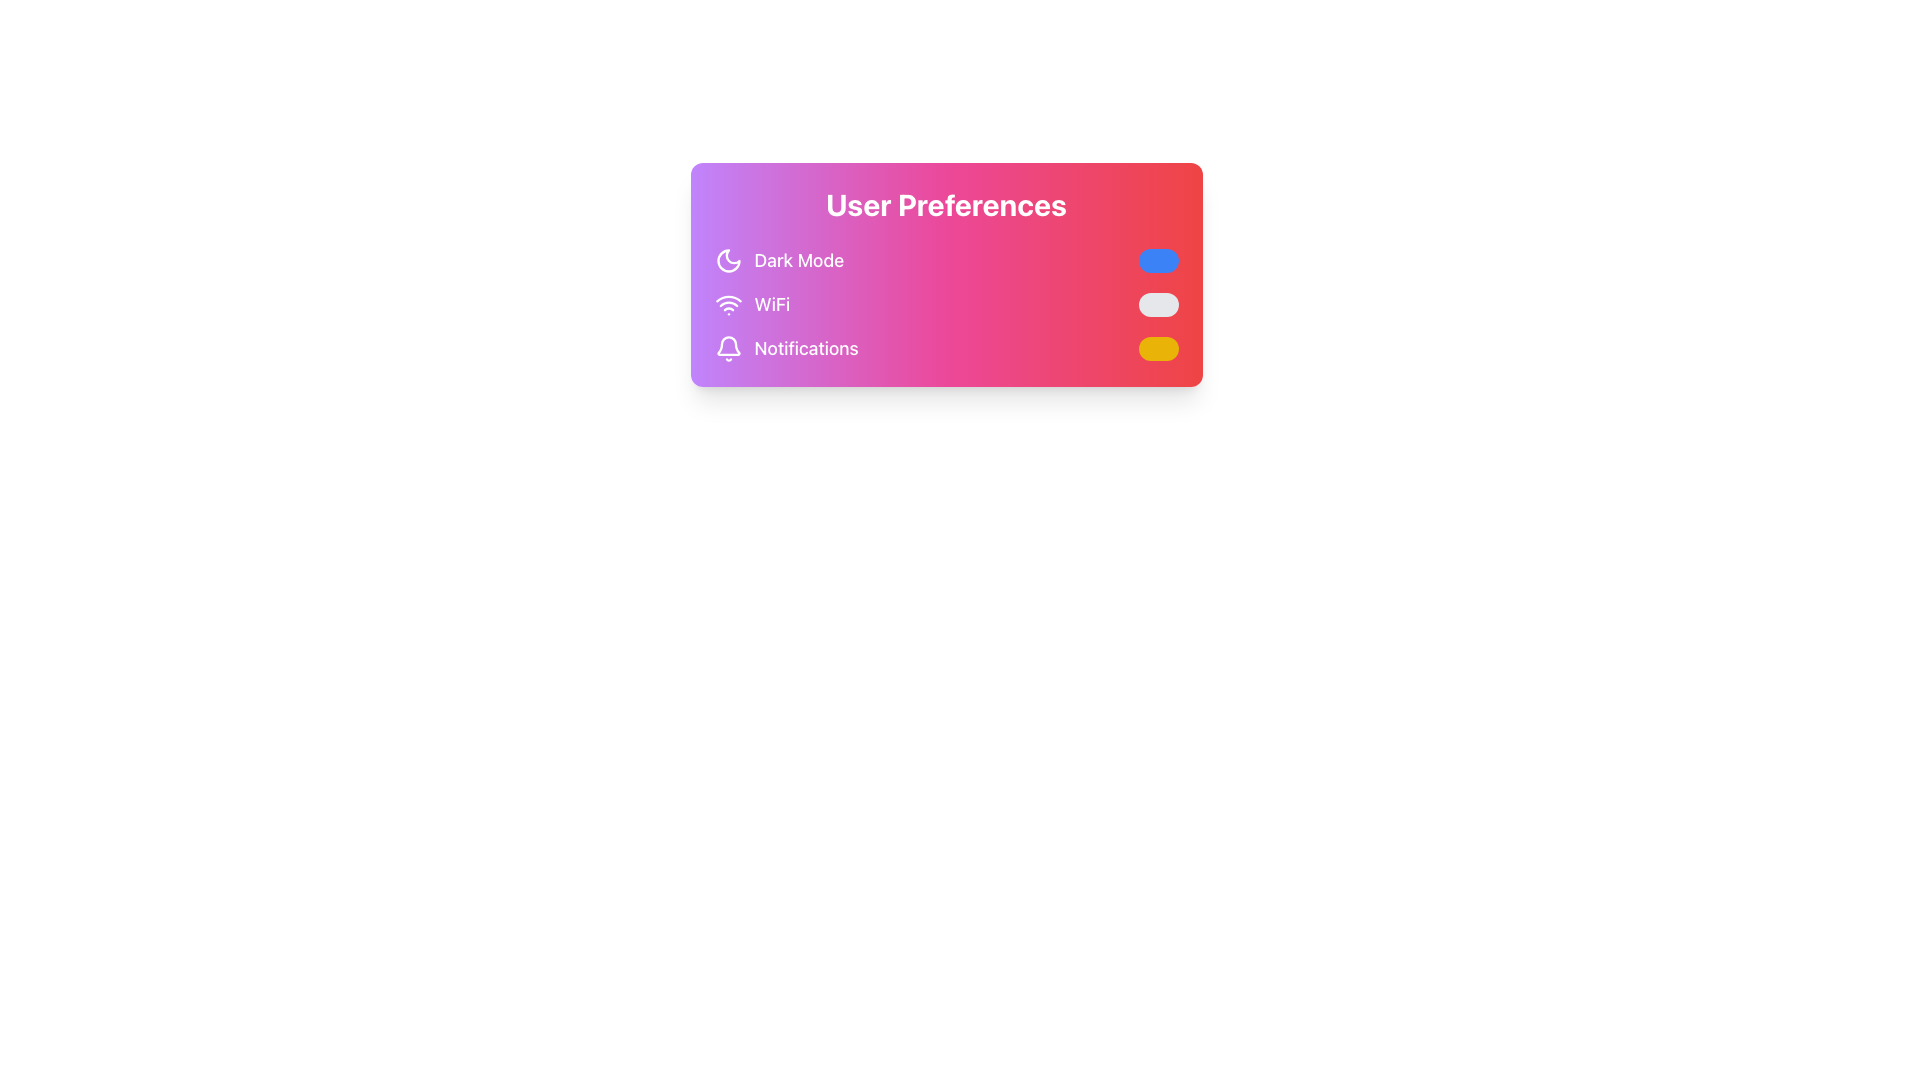 Image resolution: width=1920 pixels, height=1080 pixels. Describe the element at coordinates (778, 260) in the screenshot. I see `the 'Dark Mode' label with crescent moon icon, located at the top of the settings options list` at that location.